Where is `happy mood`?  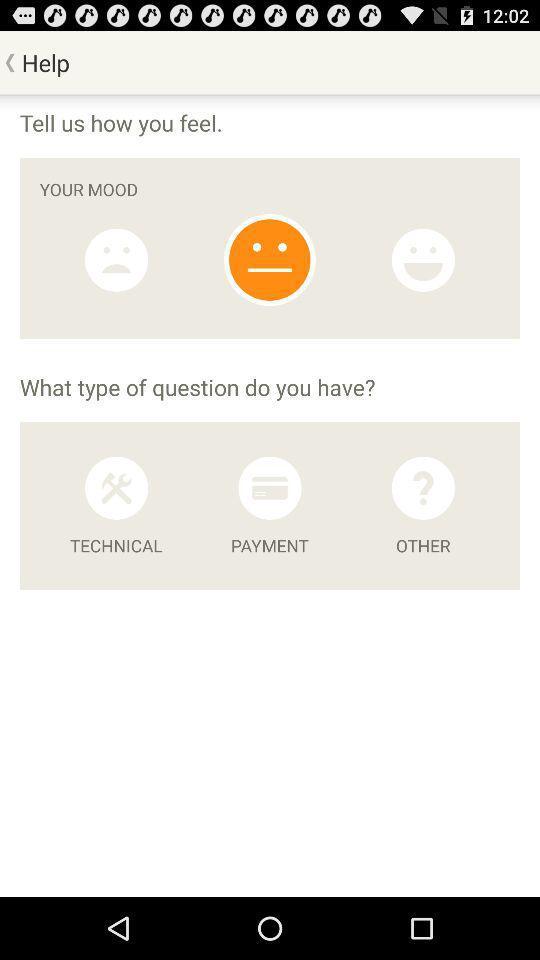
happy mood is located at coordinates (422, 259).